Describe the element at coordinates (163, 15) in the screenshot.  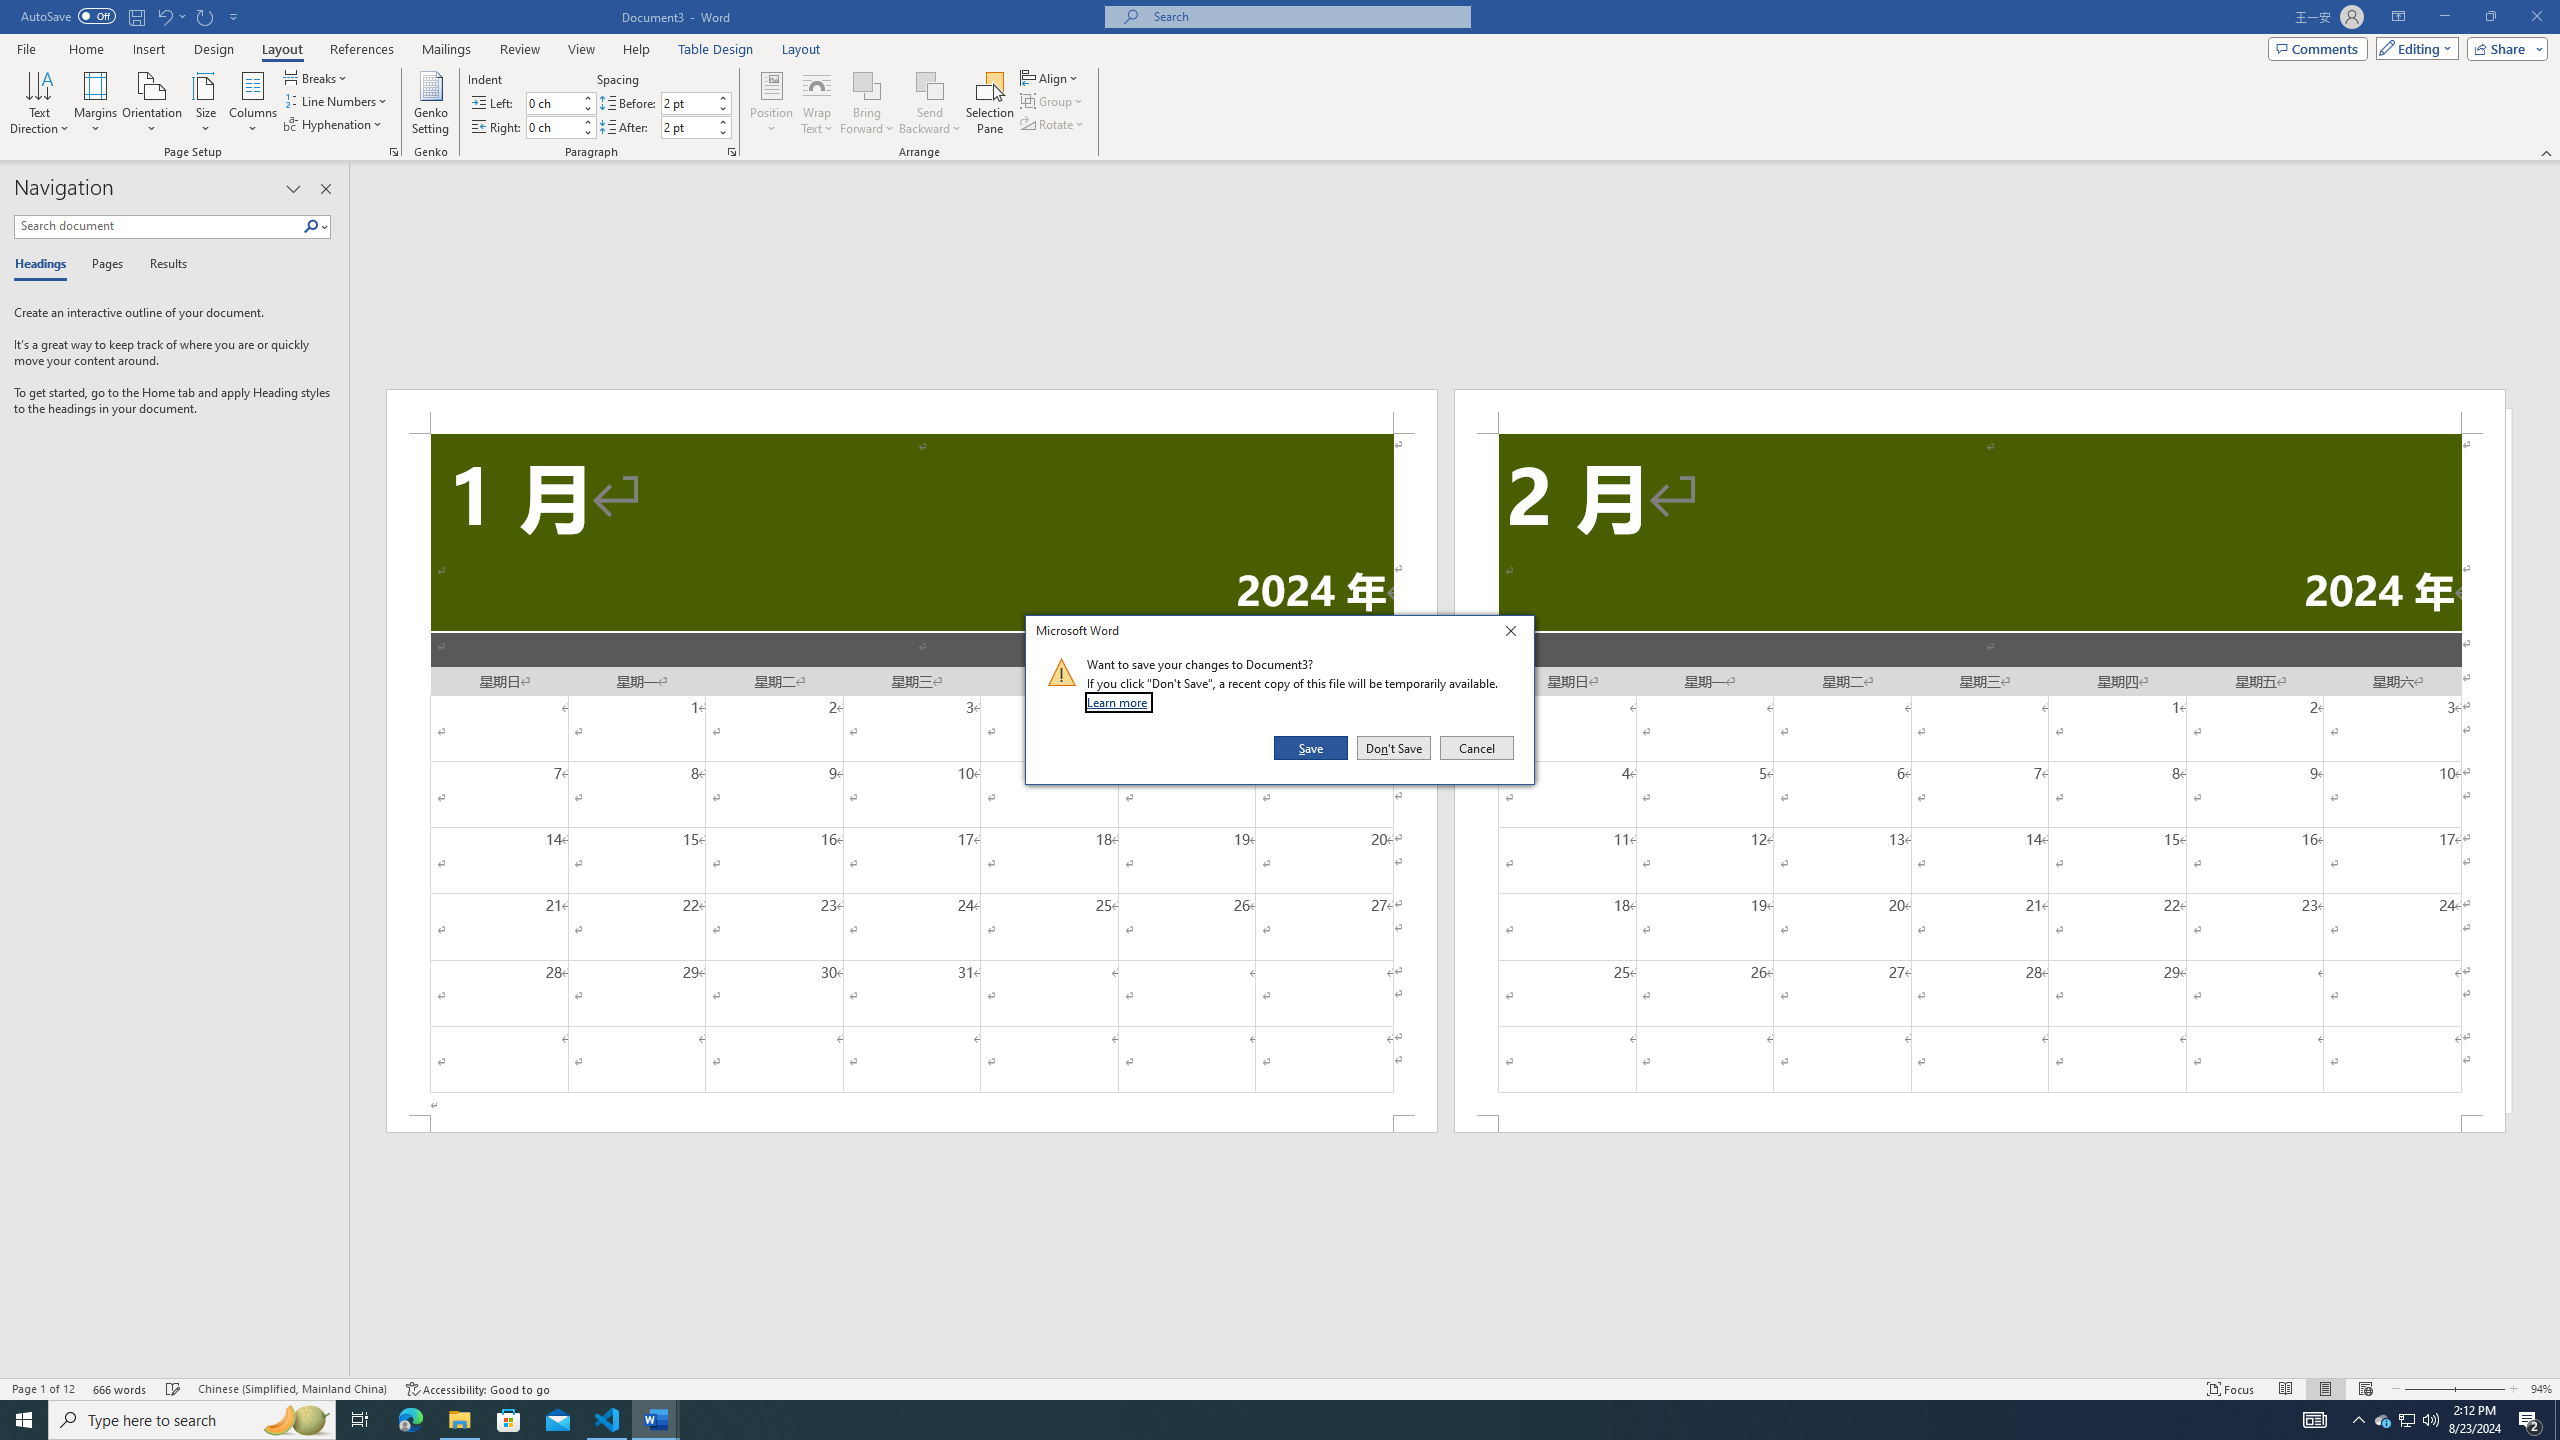
I see `'Undo Increase Indent'` at that location.